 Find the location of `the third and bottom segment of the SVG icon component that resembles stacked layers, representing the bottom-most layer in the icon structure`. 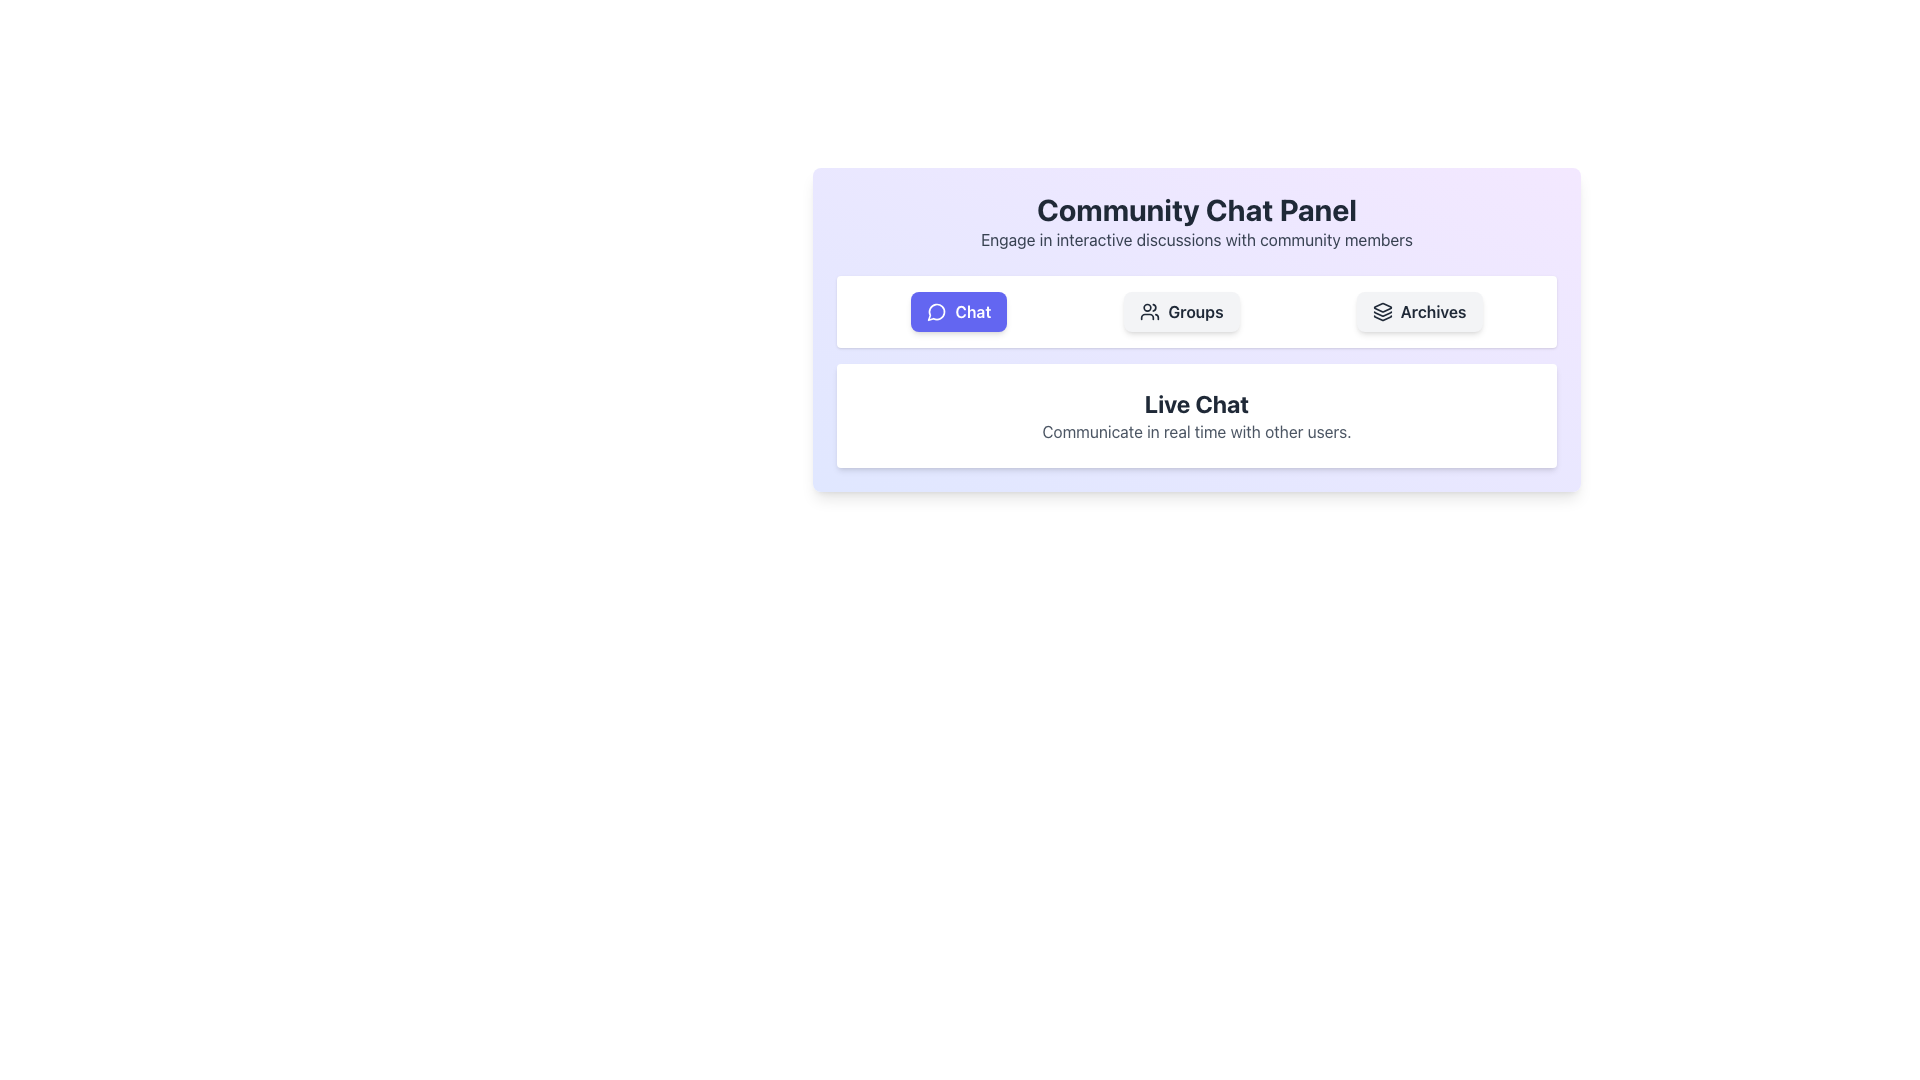

the third and bottom segment of the SVG icon component that resembles stacked layers, representing the bottom-most layer in the icon structure is located at coordinates (1381, 317).